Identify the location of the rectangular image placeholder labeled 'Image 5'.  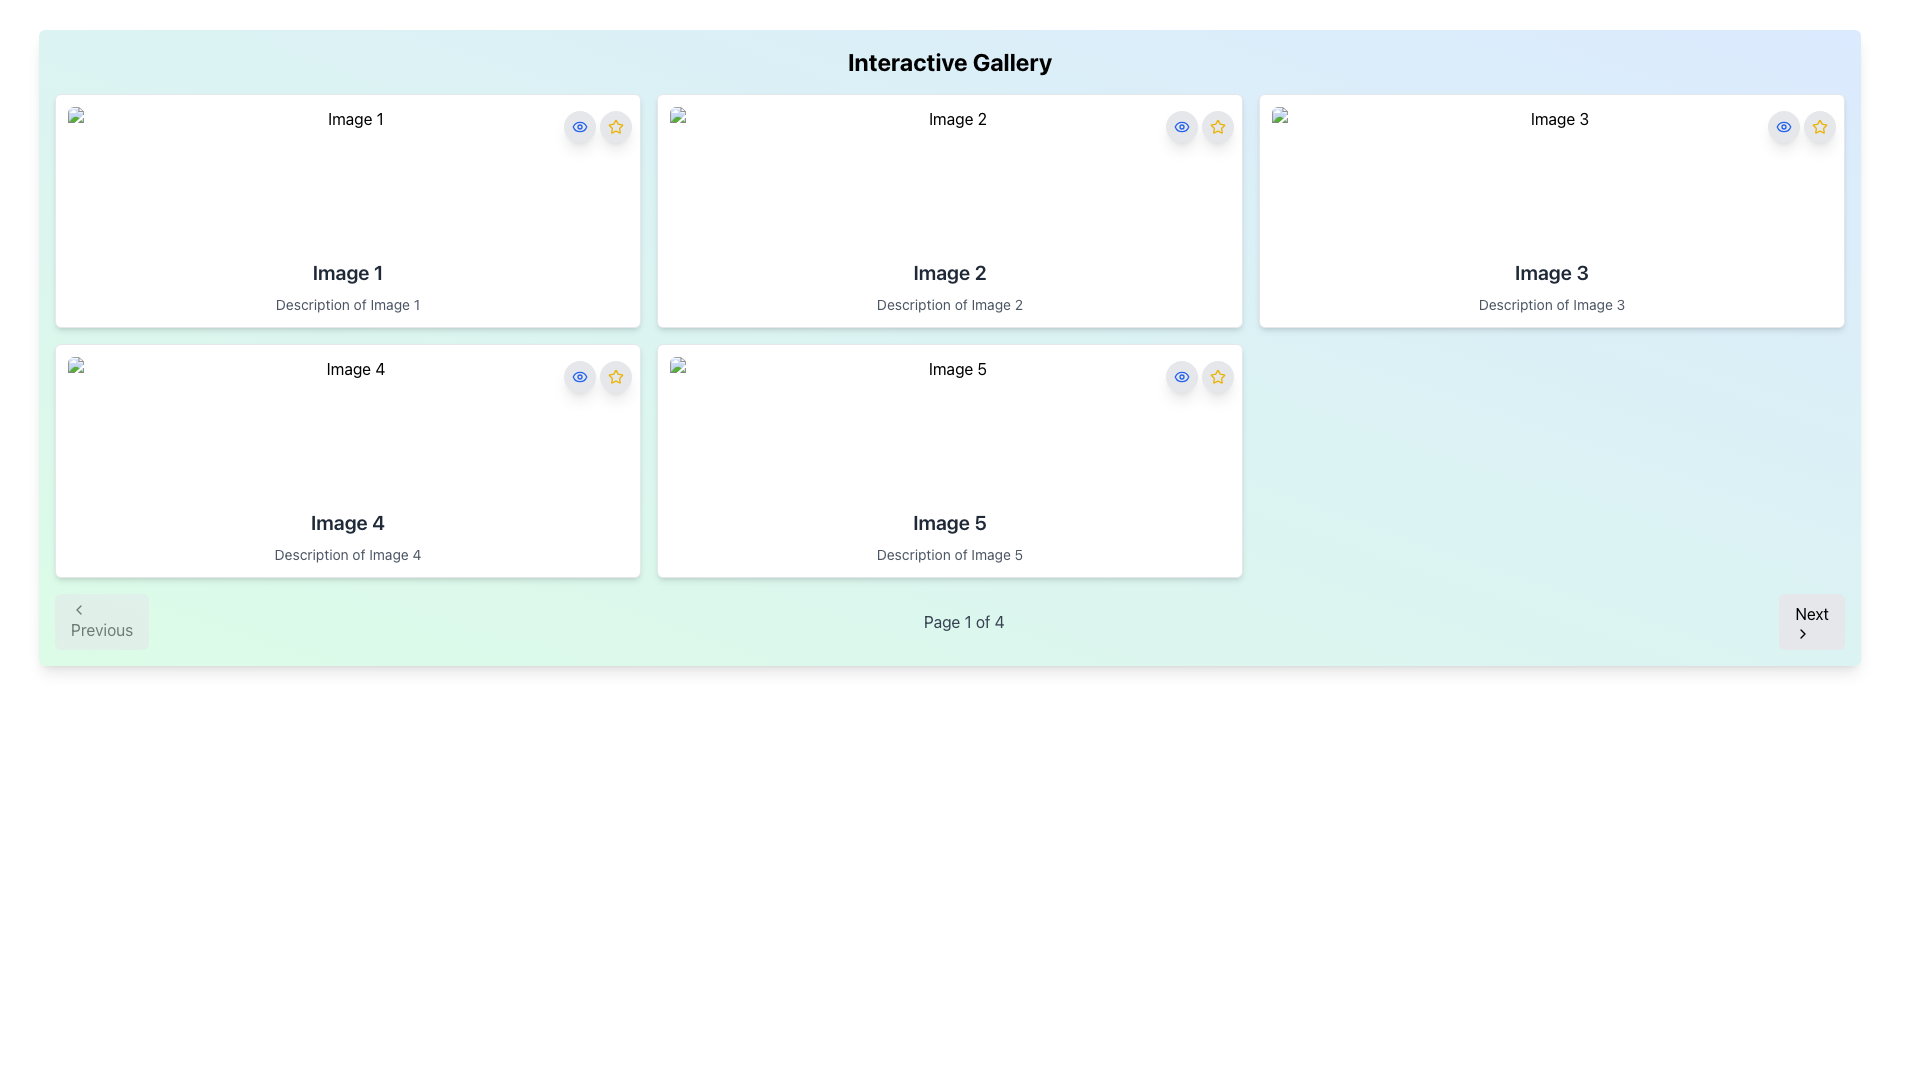
(949, 427).